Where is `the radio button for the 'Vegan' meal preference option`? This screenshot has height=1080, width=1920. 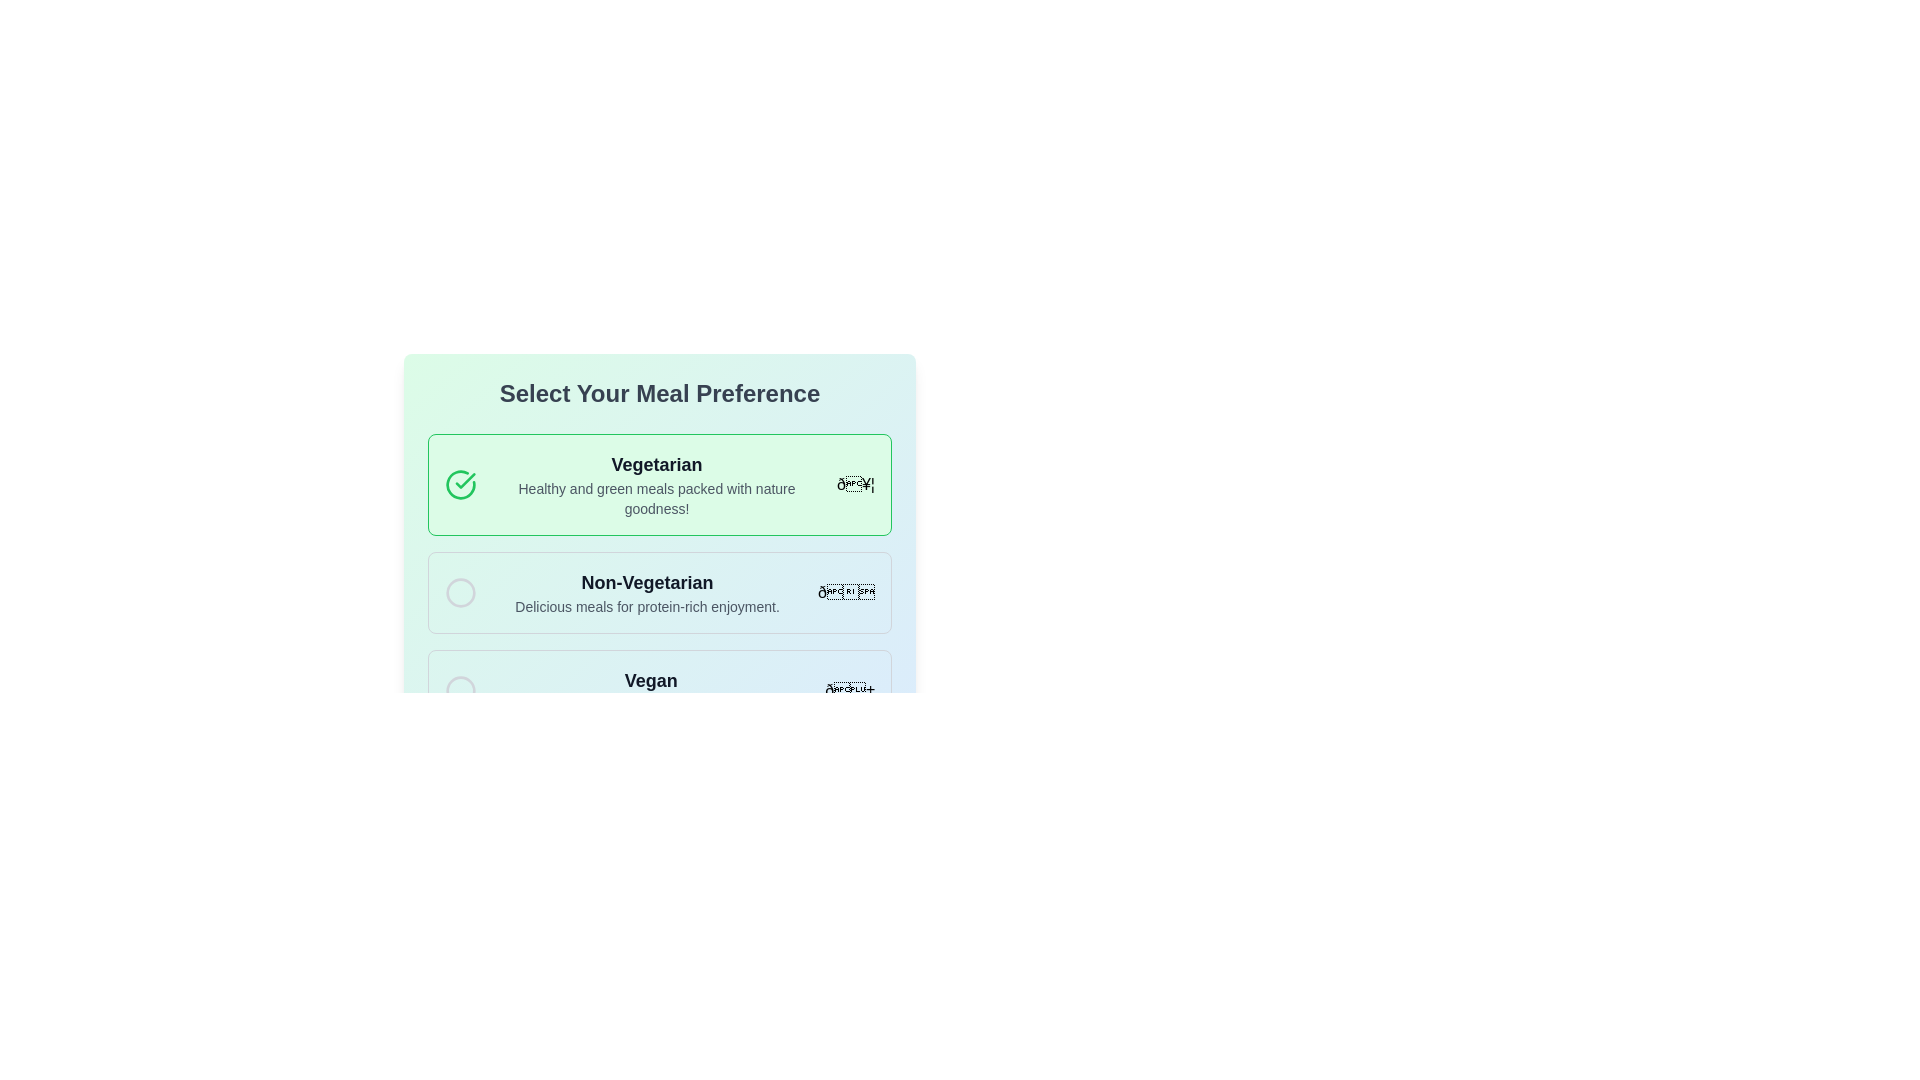 the radio button for the 'Vegan' meal preference option is located at coordinates (459, 689).